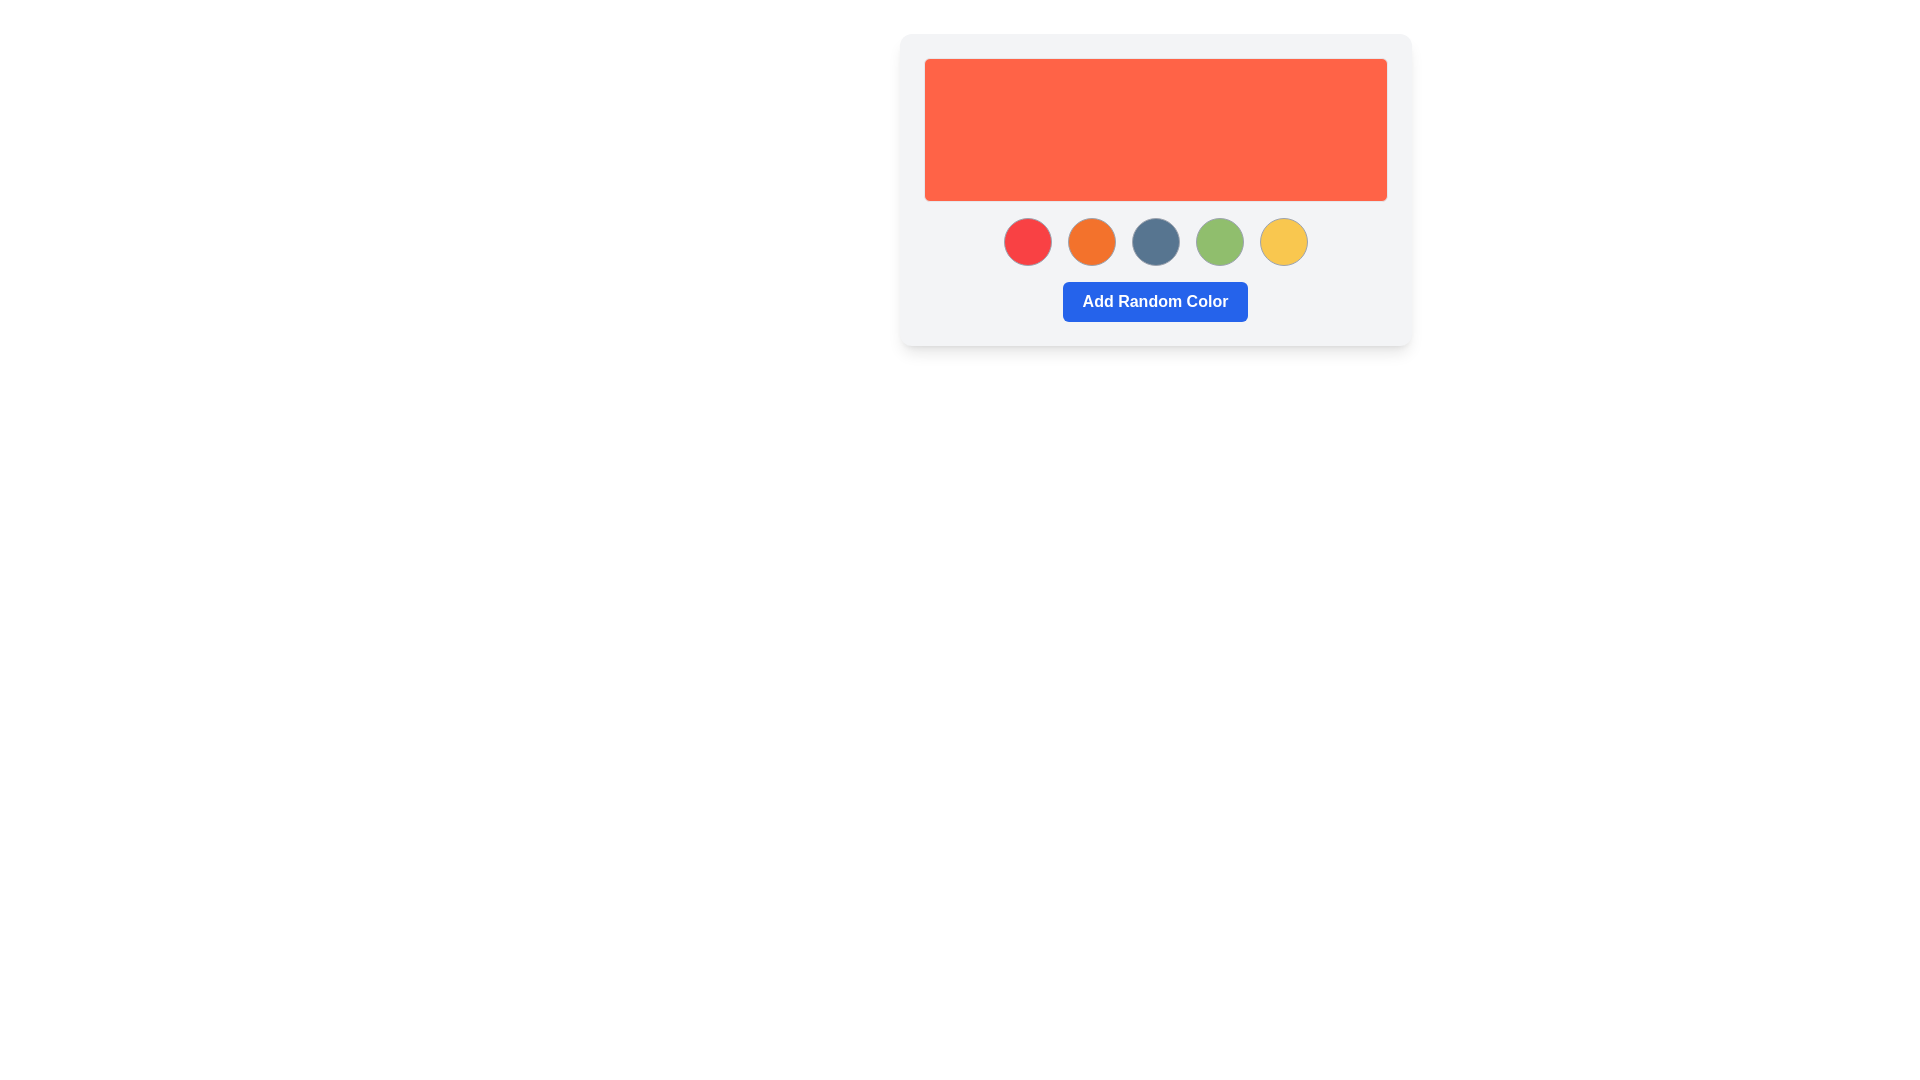 This screenshot has width=1920, height=1080. What do you see at coordinates (1027, 241) in the screenshot?
I see `the first circular color selector button, which is part of a row of five buttons and positioned above the 'Add Random Color' button` at bounding box center [1027, 241].